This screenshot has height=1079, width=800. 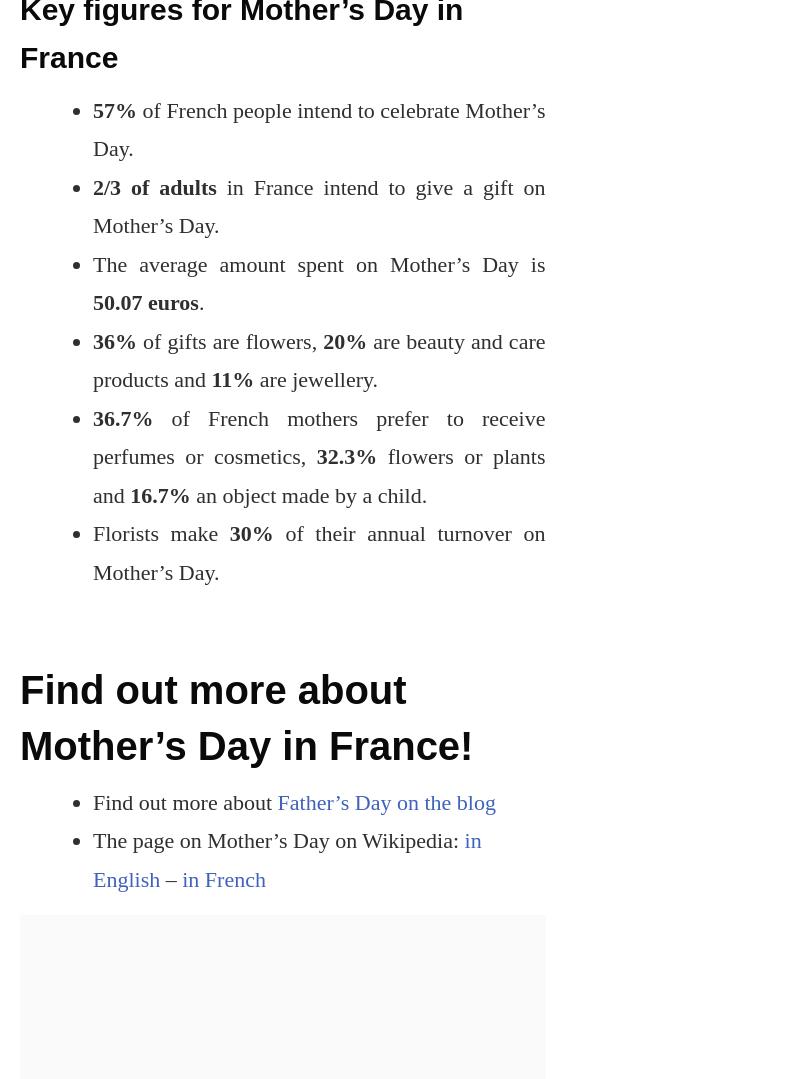 I want to click on 'of French mothers prefer to receive perfumes or cosmetics,', so click(x=317, y=436).